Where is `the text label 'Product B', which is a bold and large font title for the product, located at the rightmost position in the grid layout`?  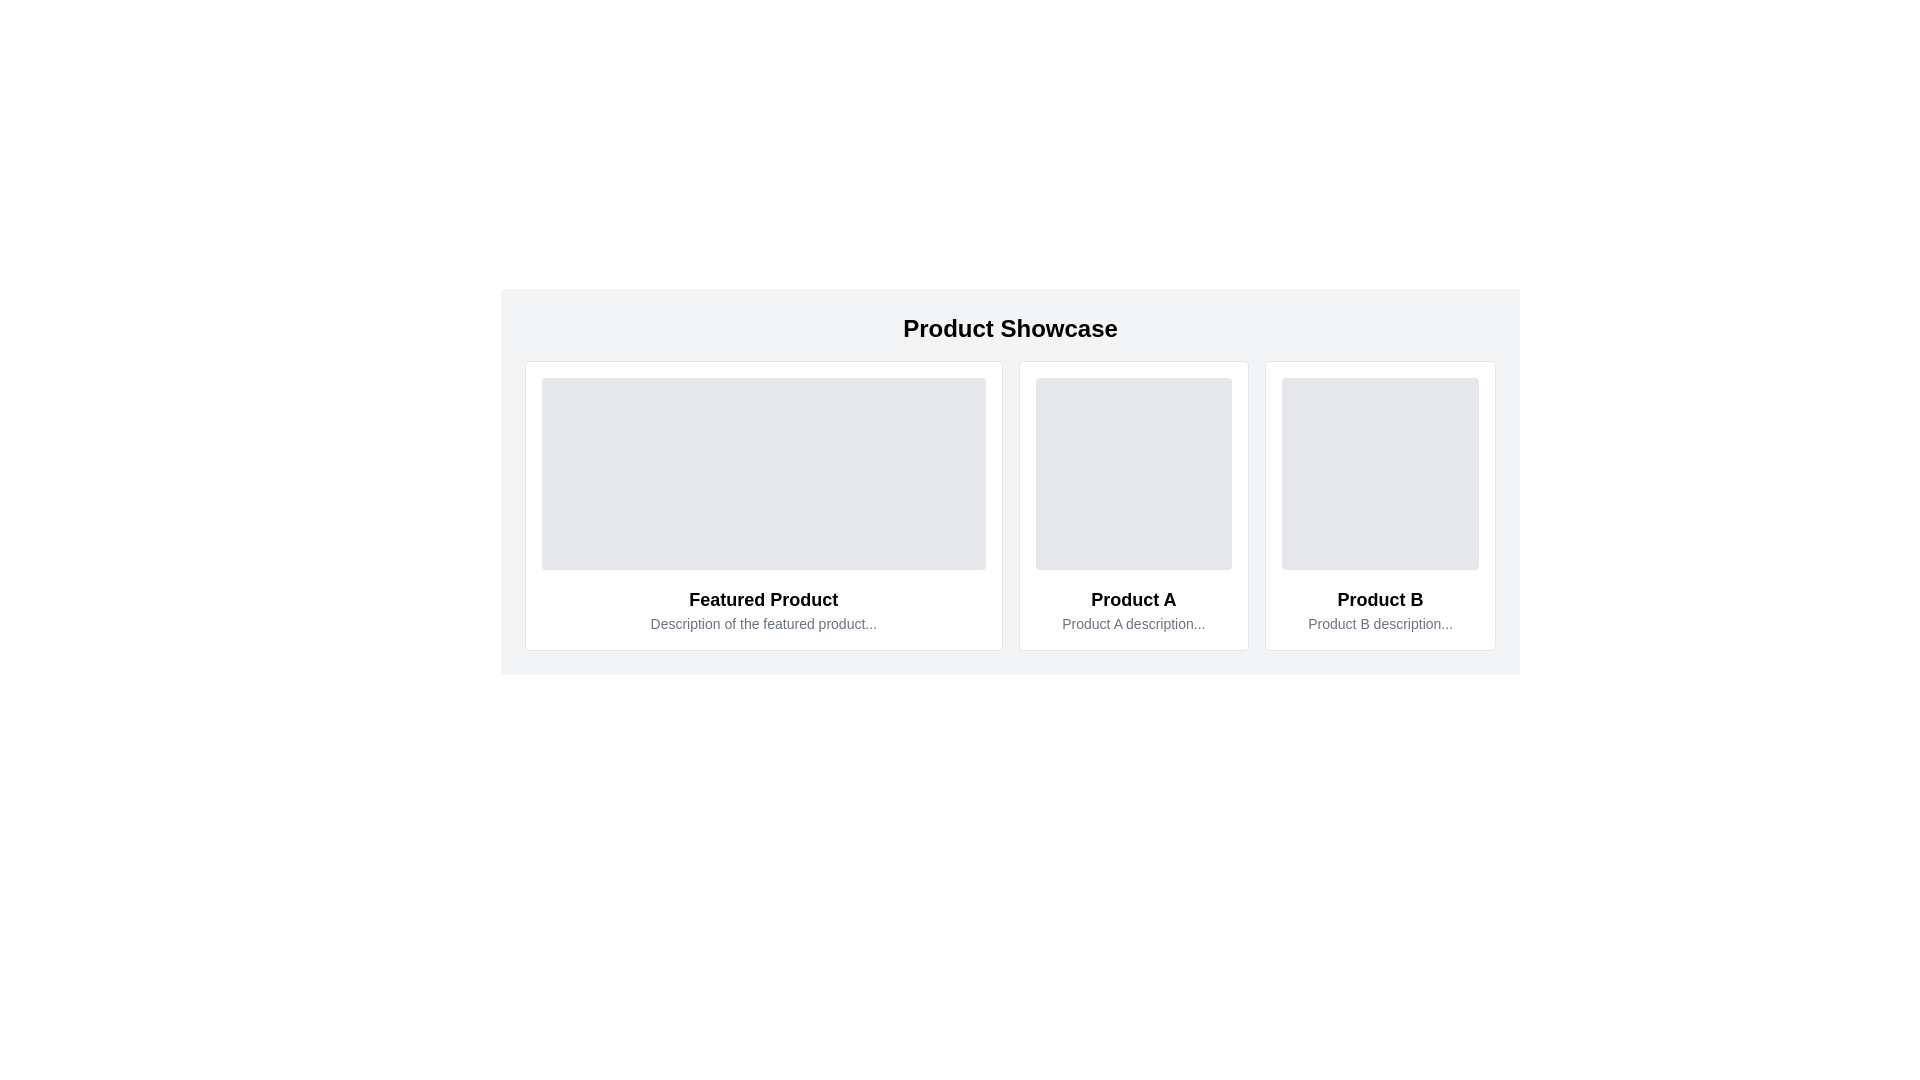
the text label 'Product B', which is a bold and large font title for the product, located at the rightmost position in the grid layout is located at coordinates (1379, 599).